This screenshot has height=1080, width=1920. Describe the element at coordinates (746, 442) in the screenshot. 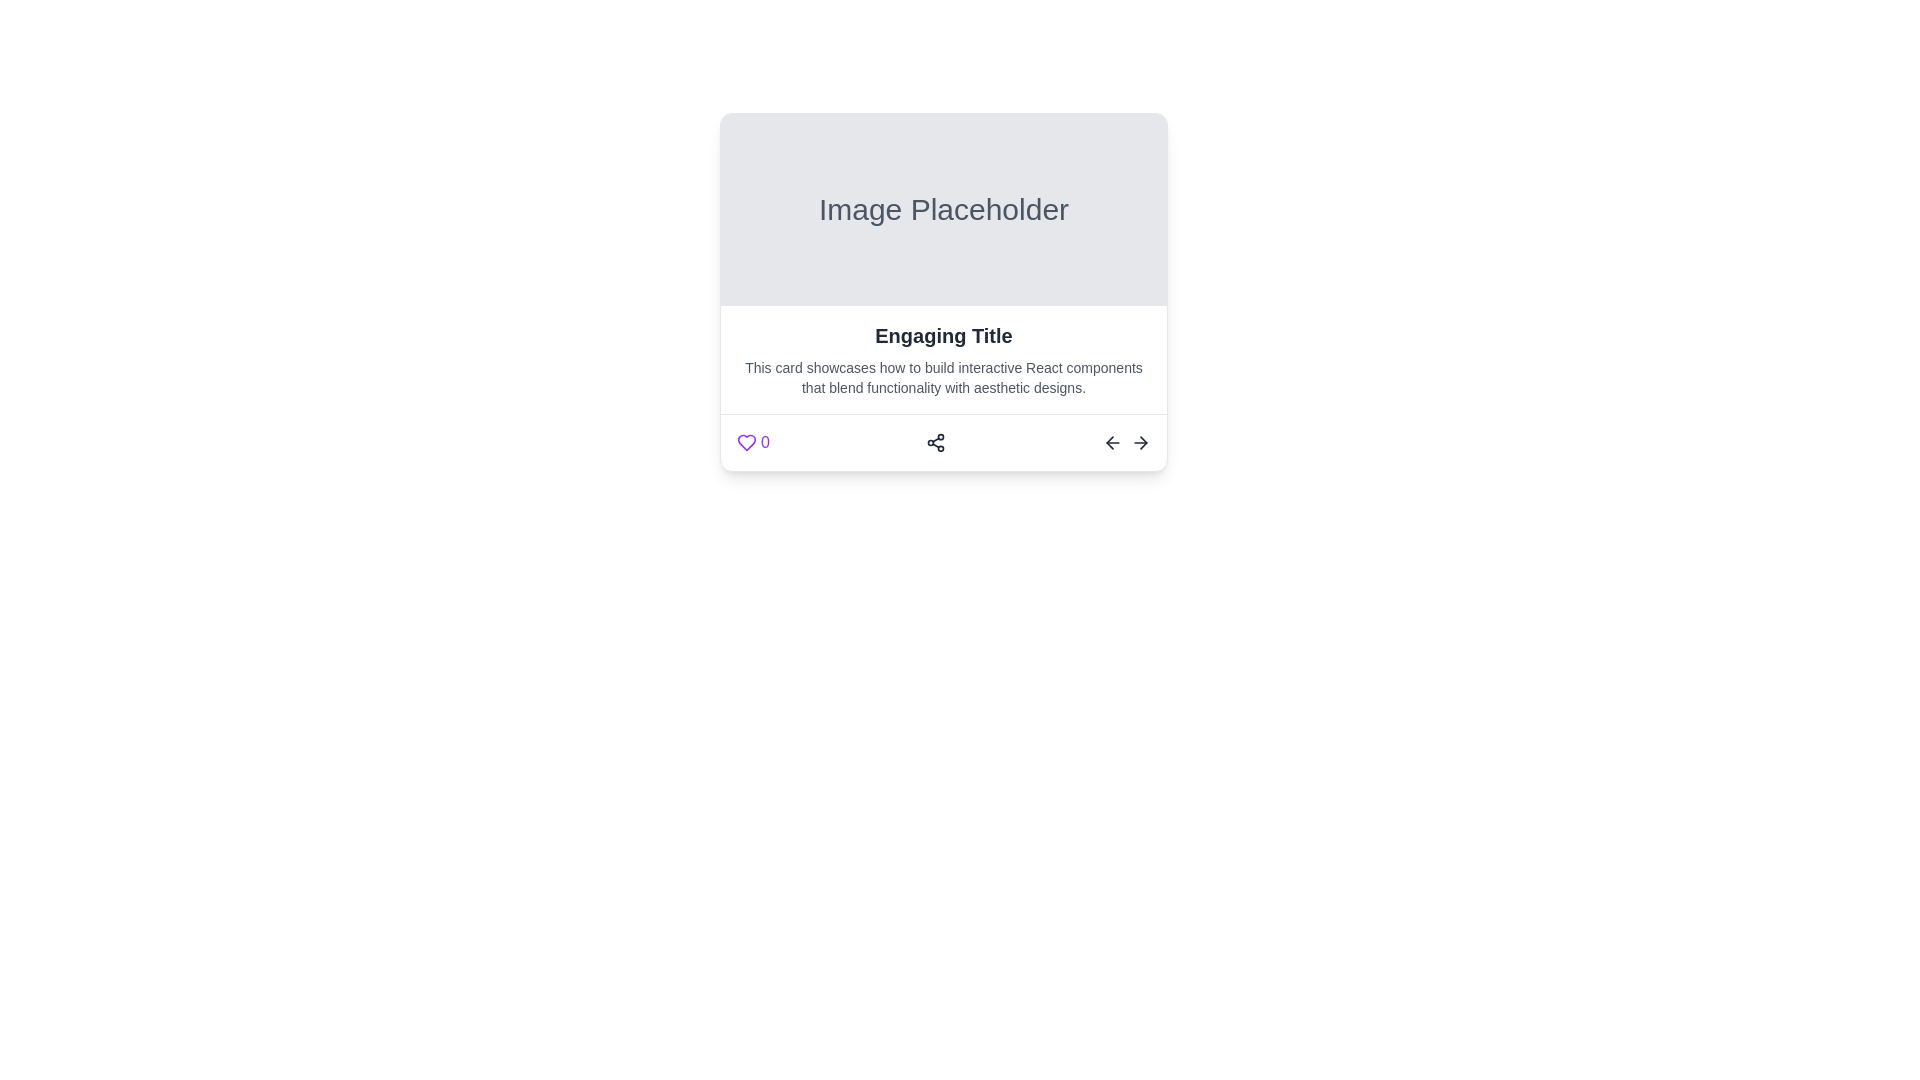

I see `the Heart icon located in the lower-left section of the card, adjacent to the numerical display ('0')` at that location.